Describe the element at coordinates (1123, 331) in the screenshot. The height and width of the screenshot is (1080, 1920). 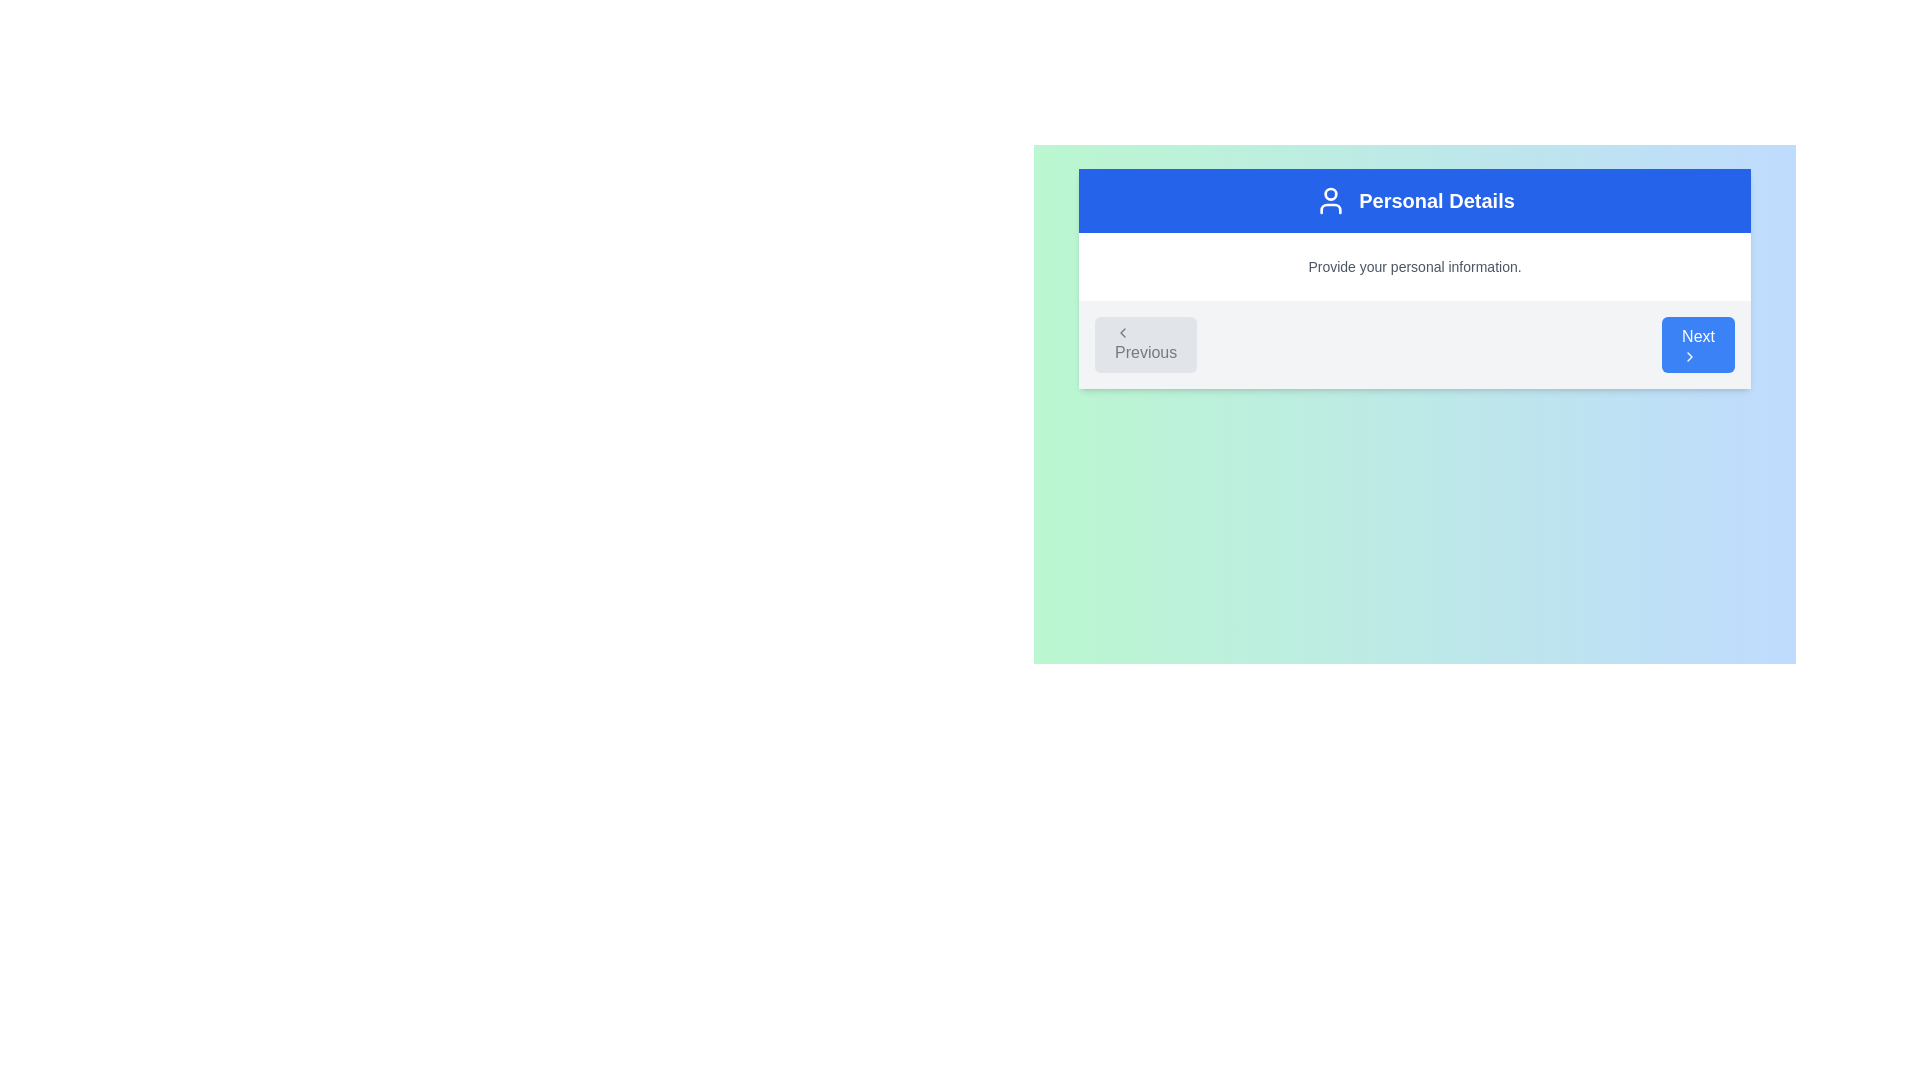
I see `the 'Previous' navigation indicator icon located within the 'Previous' button in the bottom-left corner of the main content section` at that location.